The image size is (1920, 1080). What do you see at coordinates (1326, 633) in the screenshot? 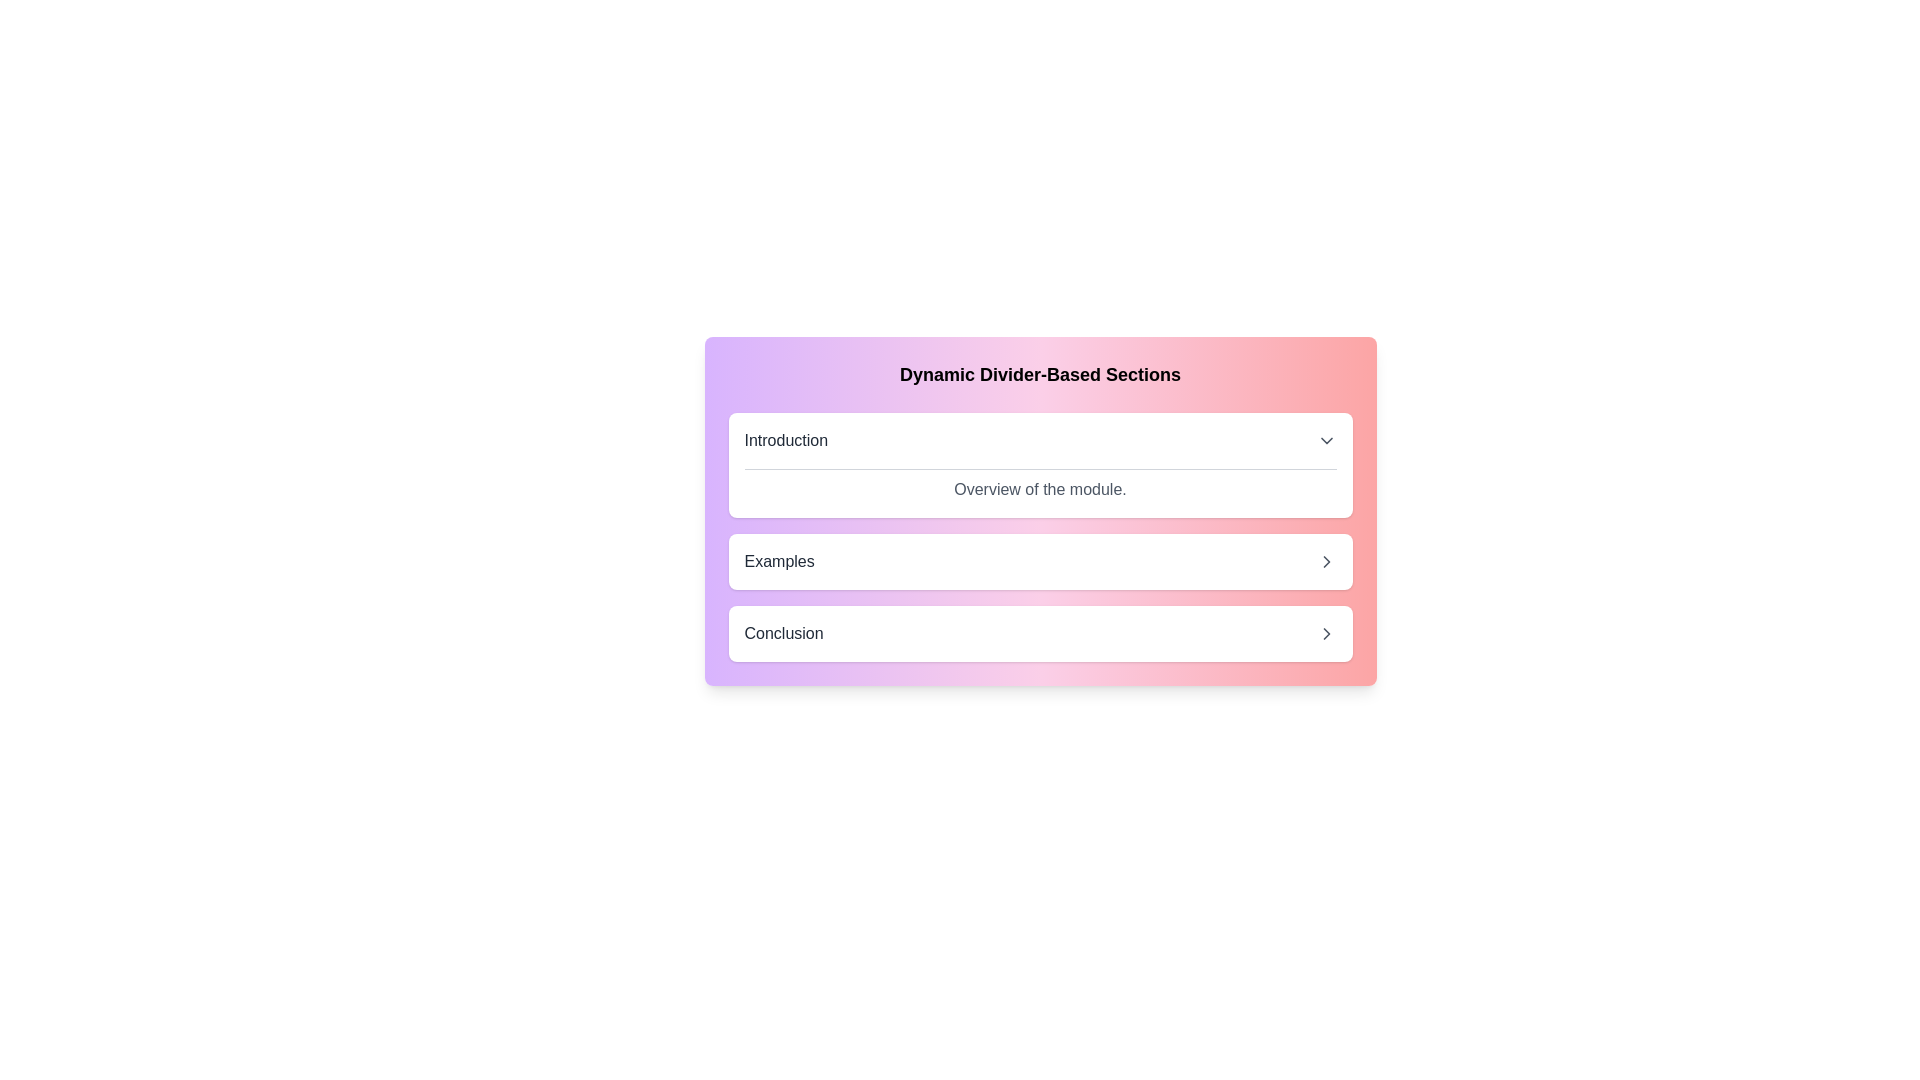
I see `the right-pointing chevron icon located to the far right of the row labeled 'Conclusion'` at bounding box center [1326, 633].